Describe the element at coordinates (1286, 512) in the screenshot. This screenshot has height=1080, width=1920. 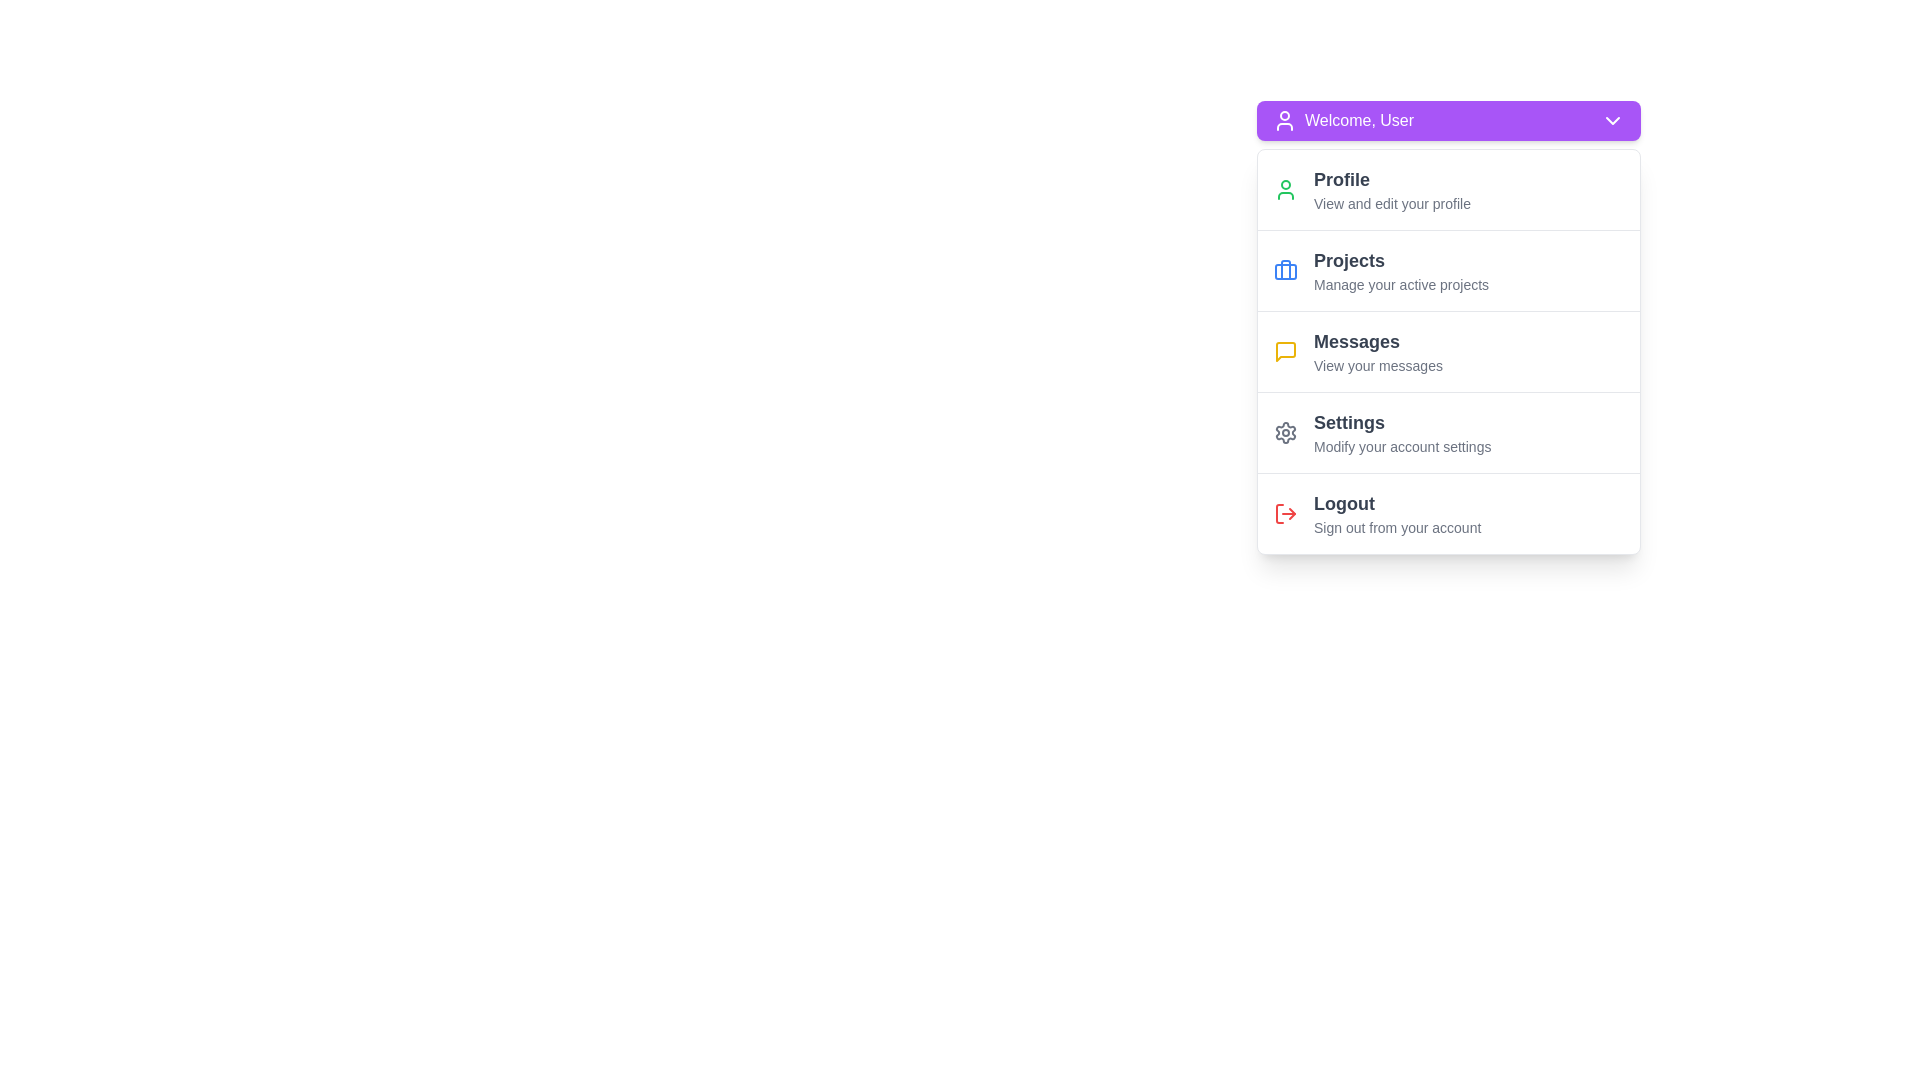
I see `the red logout icon represented by a right-pointing arrow, which is located at the bottom of the dropdown menu, to the left of the 'Logout' label` at that location.